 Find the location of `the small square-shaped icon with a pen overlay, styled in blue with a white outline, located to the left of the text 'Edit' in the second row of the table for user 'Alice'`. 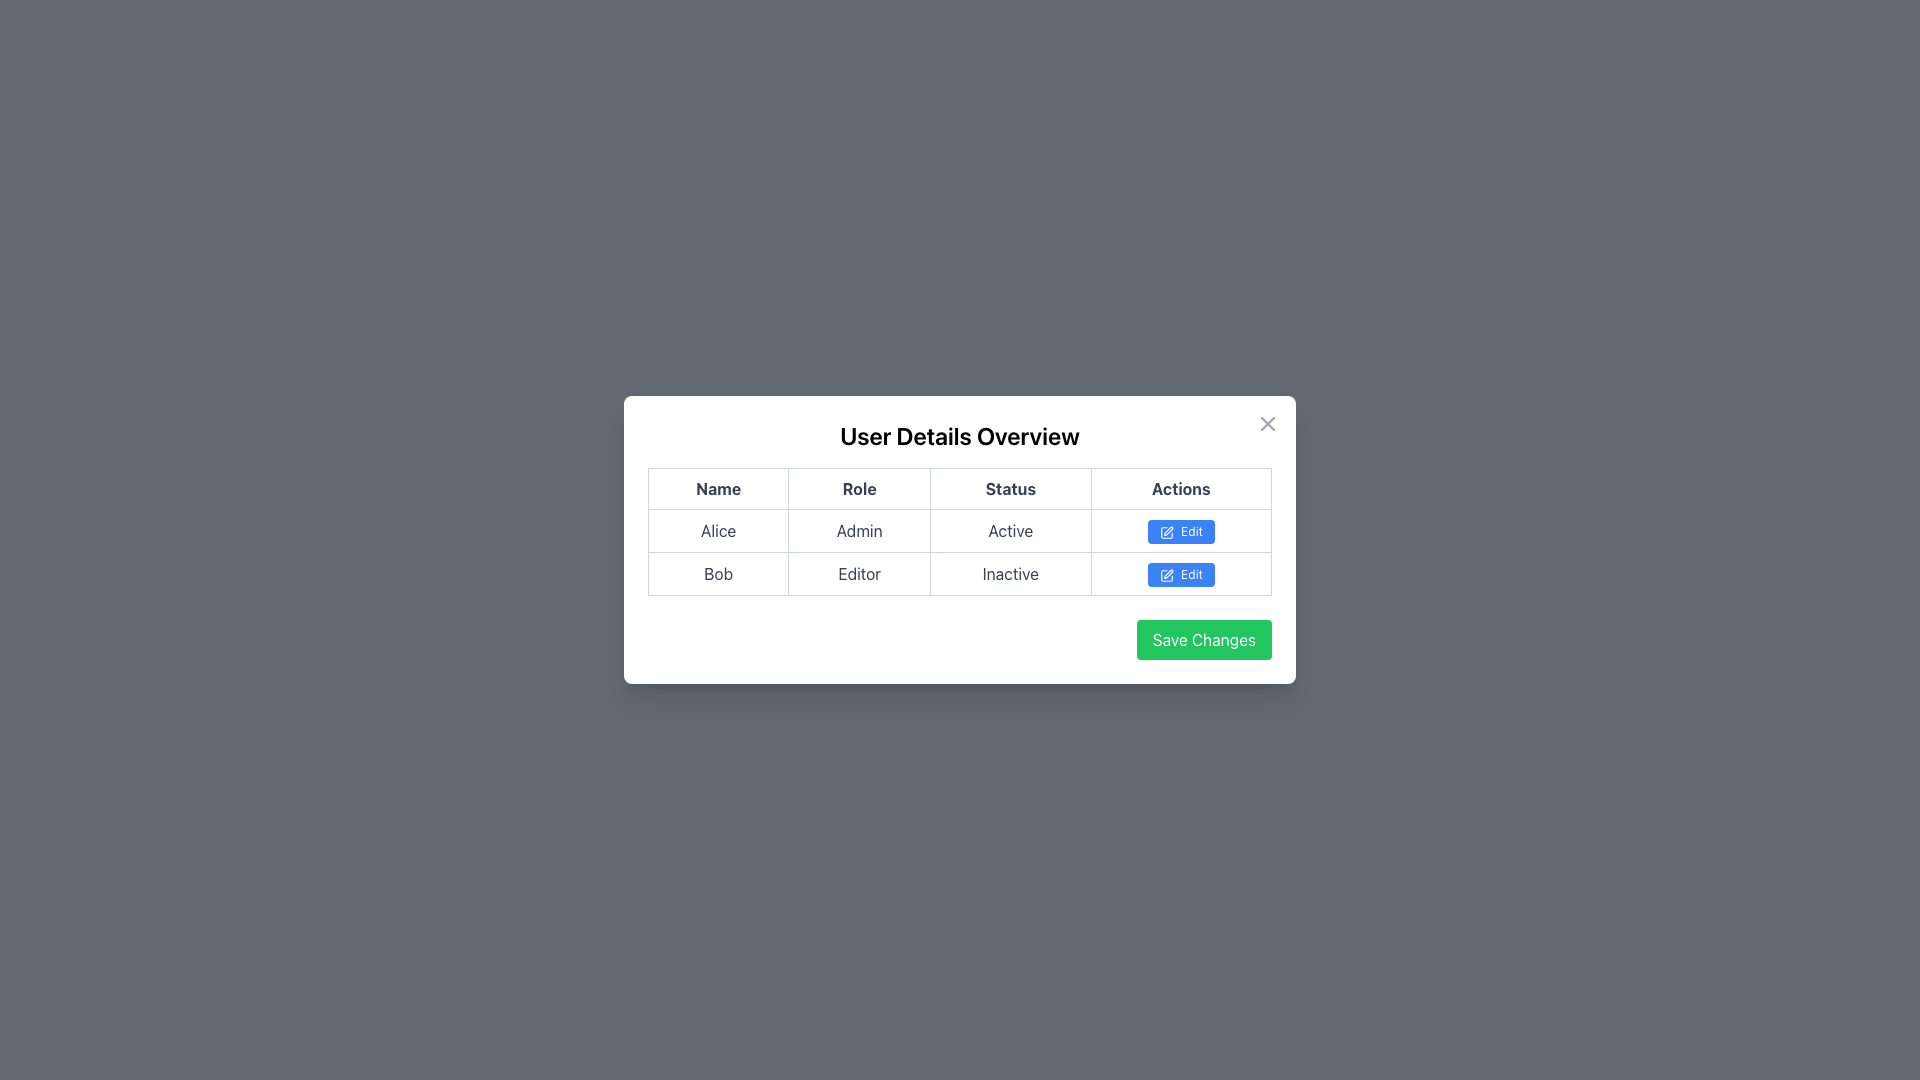

the small square-shaped icon with a pen overlay, styled in blue with a white outline, located to the left of the text 'Edit' in the second row of the table for user 'Alice' is located at coordinates (1166, 531).